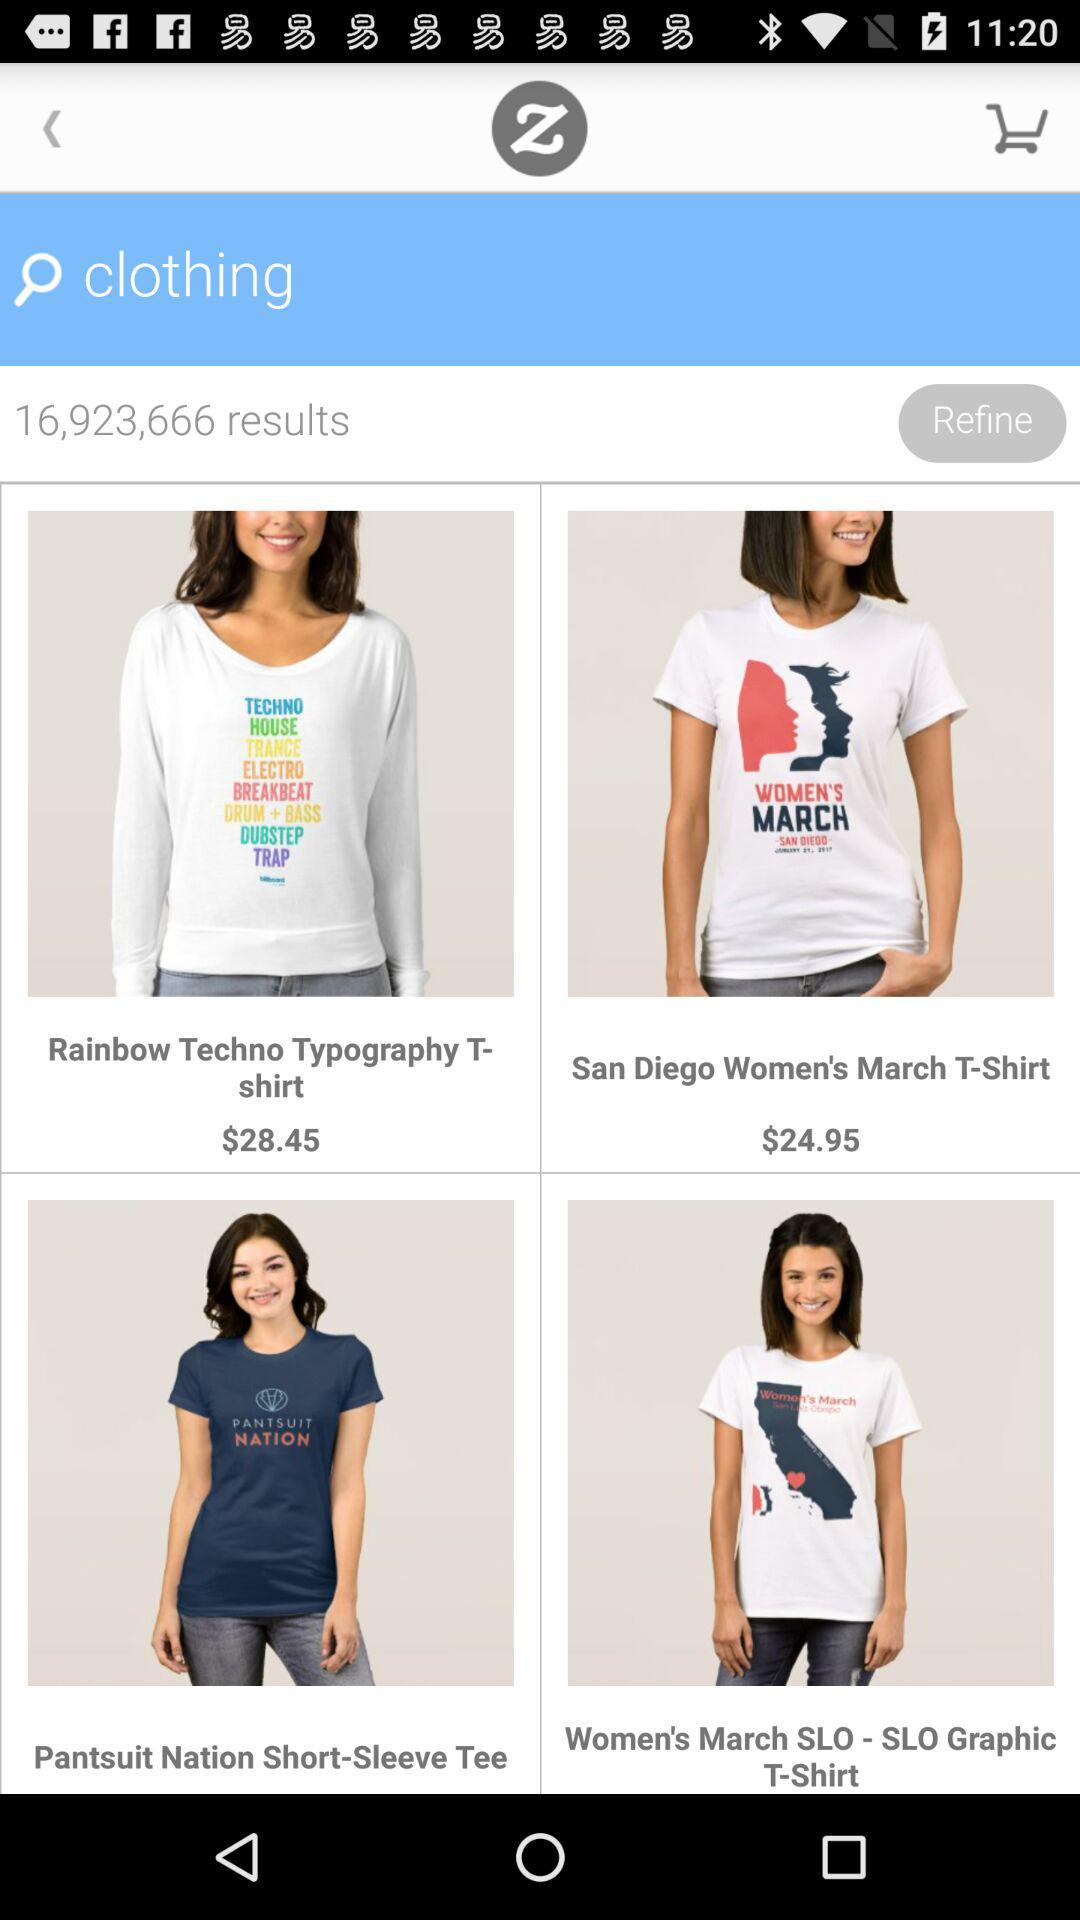  What do you see at coordinates (51, 127) in the screenshot?
I see `back` at bounding box center [51, 127].